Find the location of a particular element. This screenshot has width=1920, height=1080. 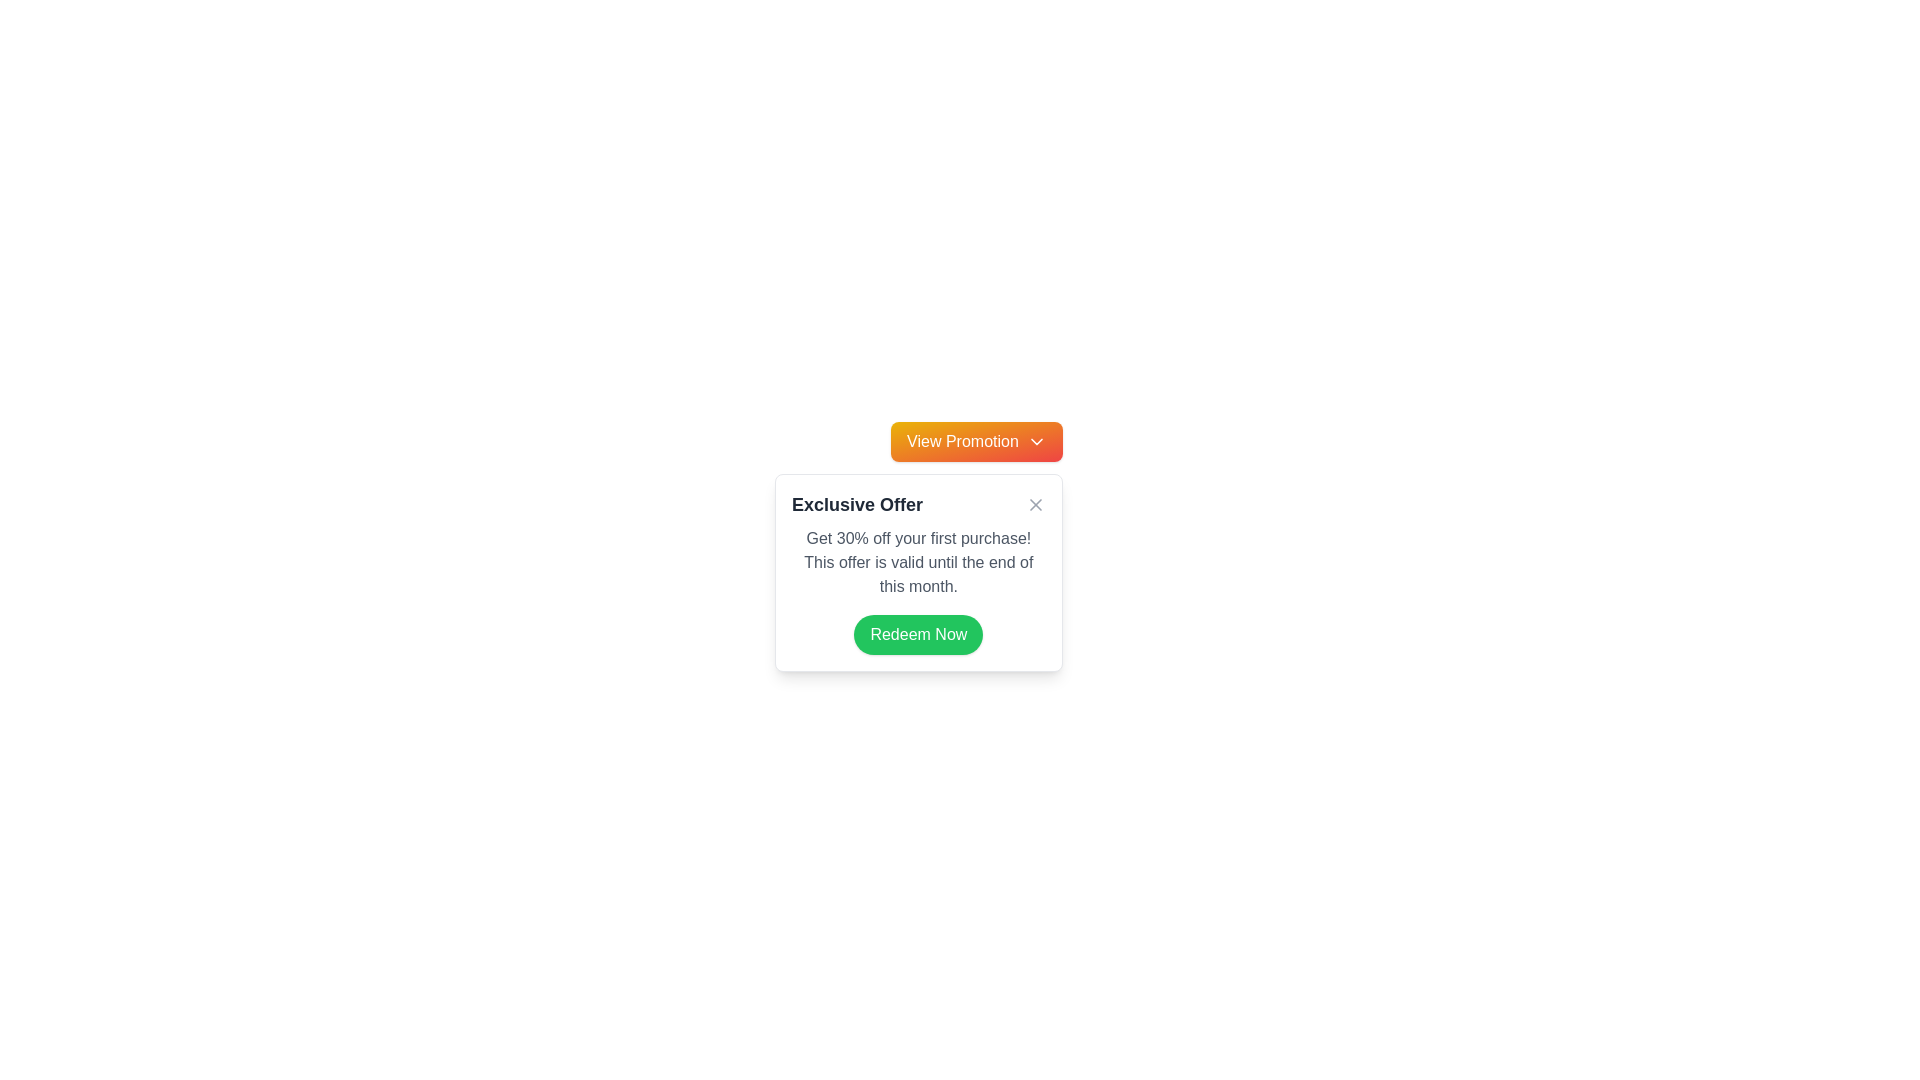

the button labeled 'Start Redemption' located at the bottom of the 'Exclusive Offer' notice box to change its background color to a darker green is located at coordinates (917, 635).